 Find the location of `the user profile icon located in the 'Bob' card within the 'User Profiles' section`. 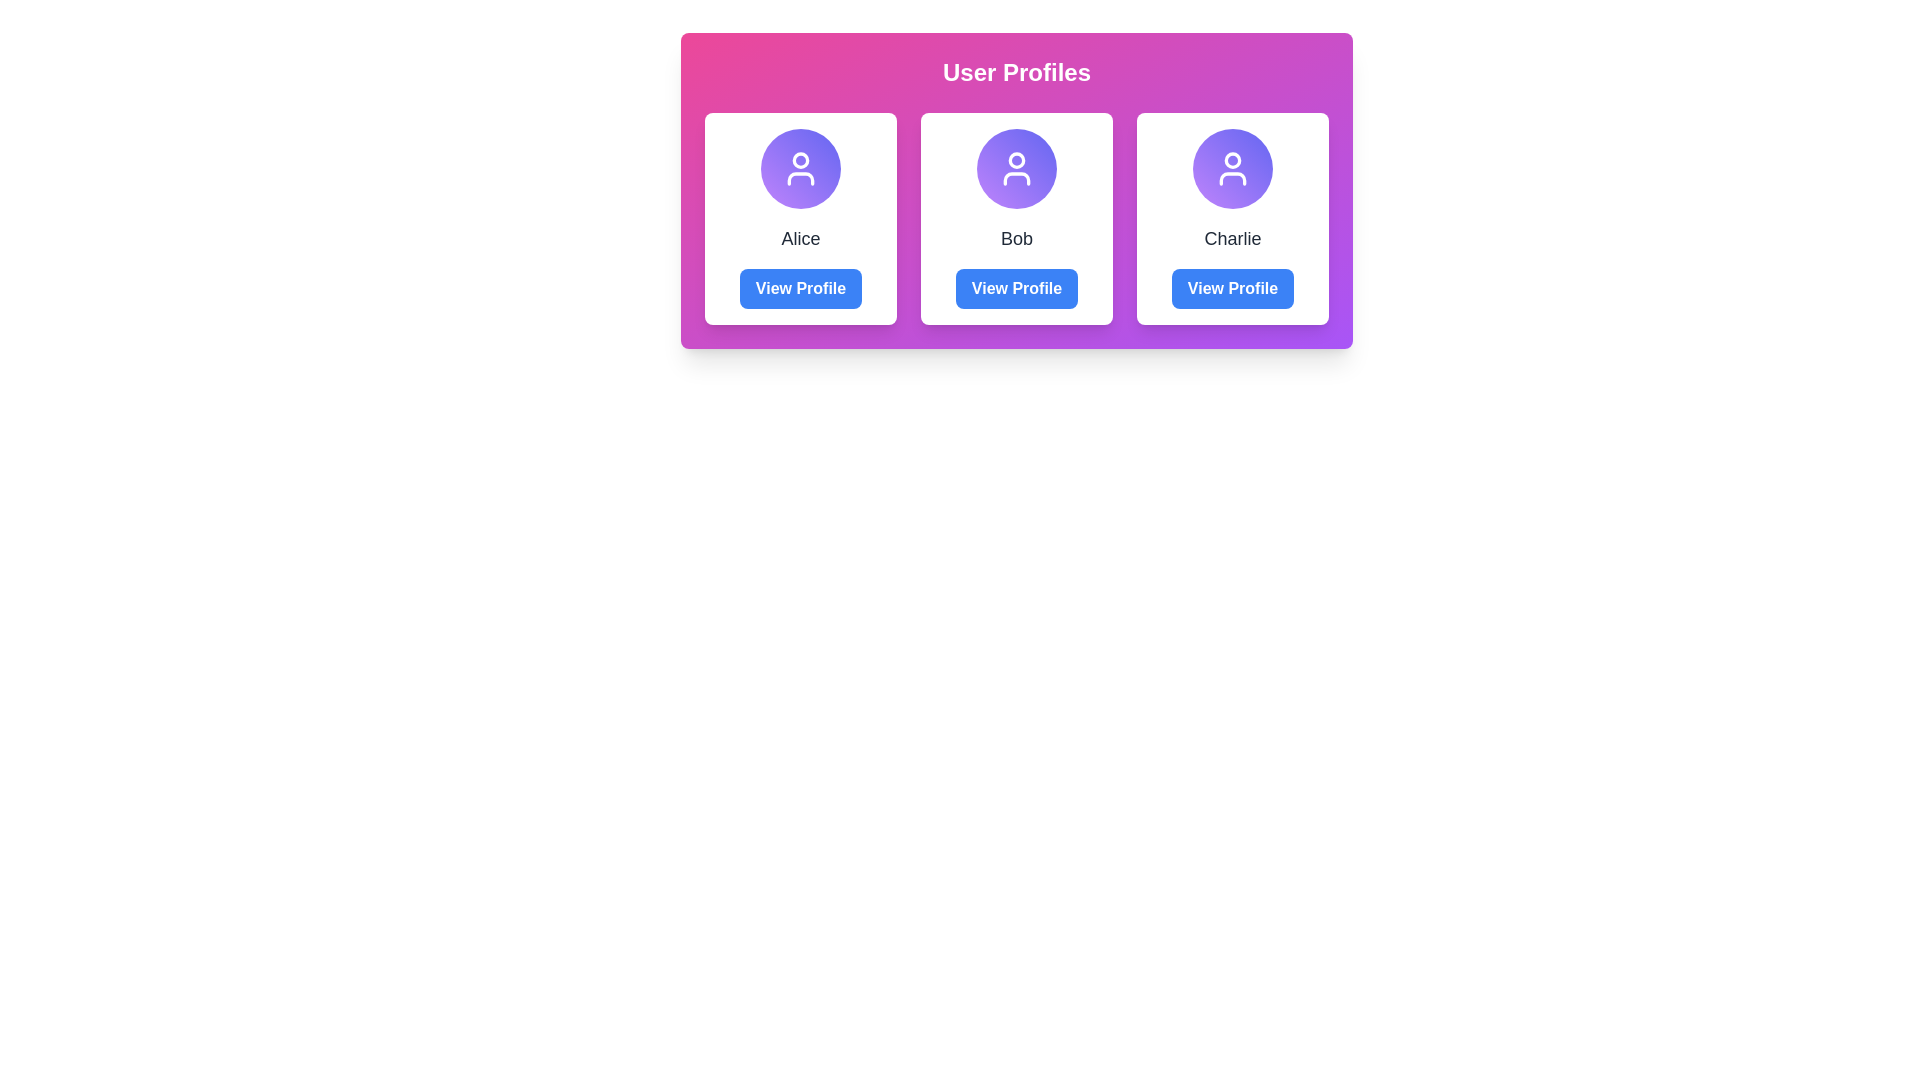

the user profile icon located in the 'Bob' card within the 'User Profiles' section is located at coordinates (1017, 158).